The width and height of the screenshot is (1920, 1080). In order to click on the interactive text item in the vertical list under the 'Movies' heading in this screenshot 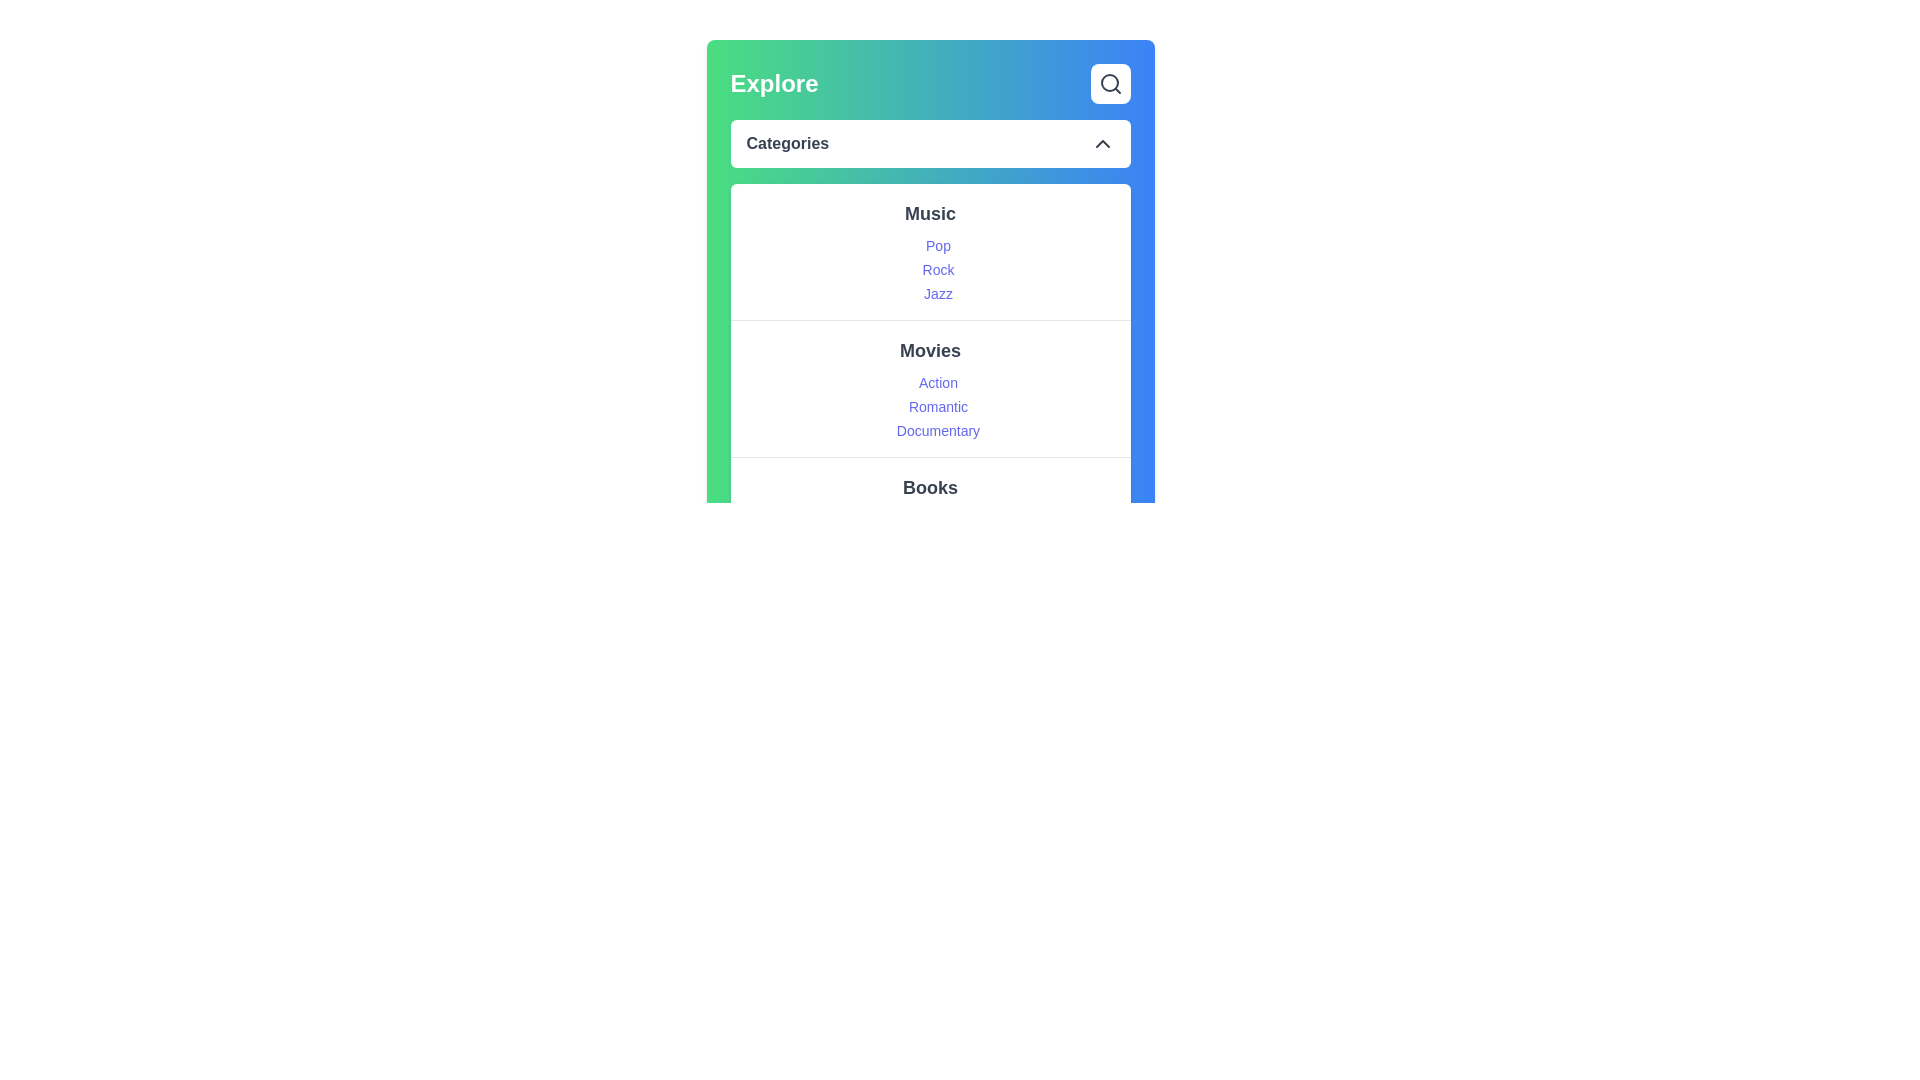, I will do `click(937, 406)`.